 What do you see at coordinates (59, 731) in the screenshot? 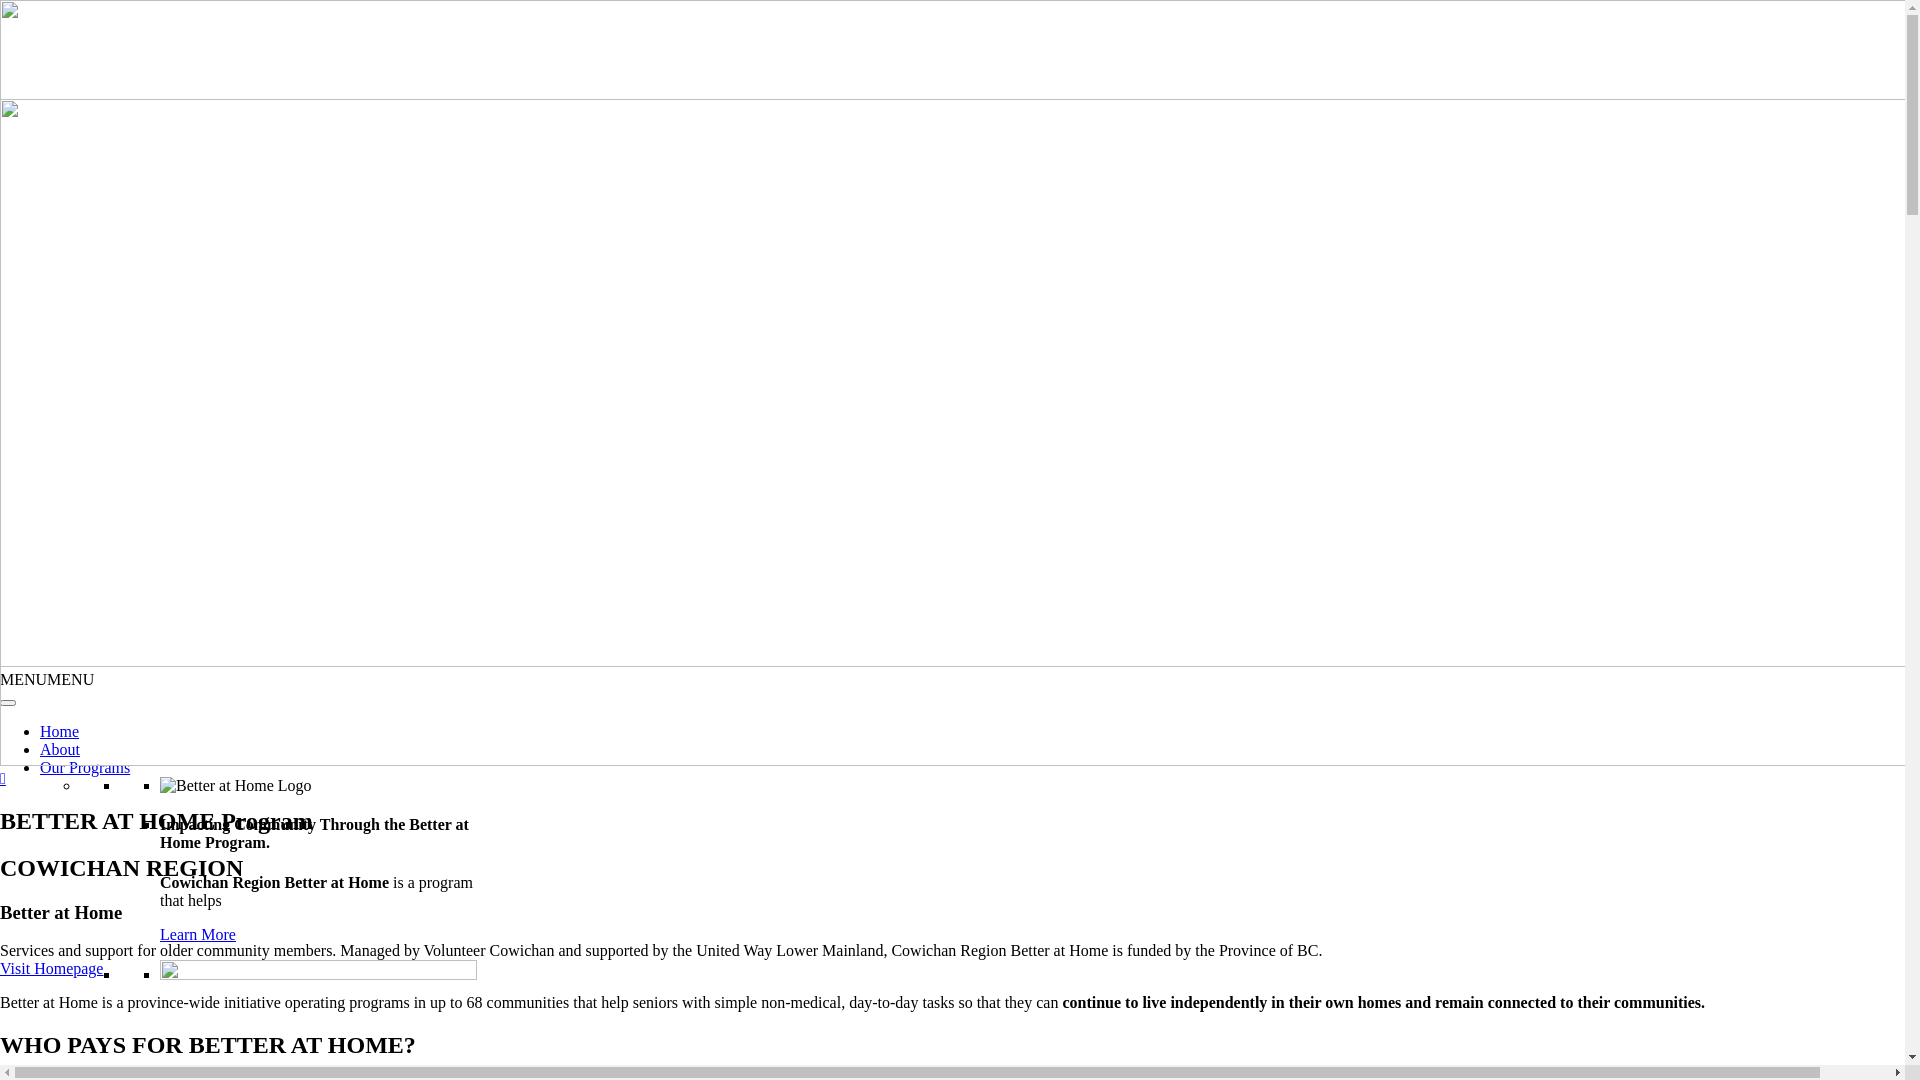
I see `'Home'` at bounding box center [59, 731].